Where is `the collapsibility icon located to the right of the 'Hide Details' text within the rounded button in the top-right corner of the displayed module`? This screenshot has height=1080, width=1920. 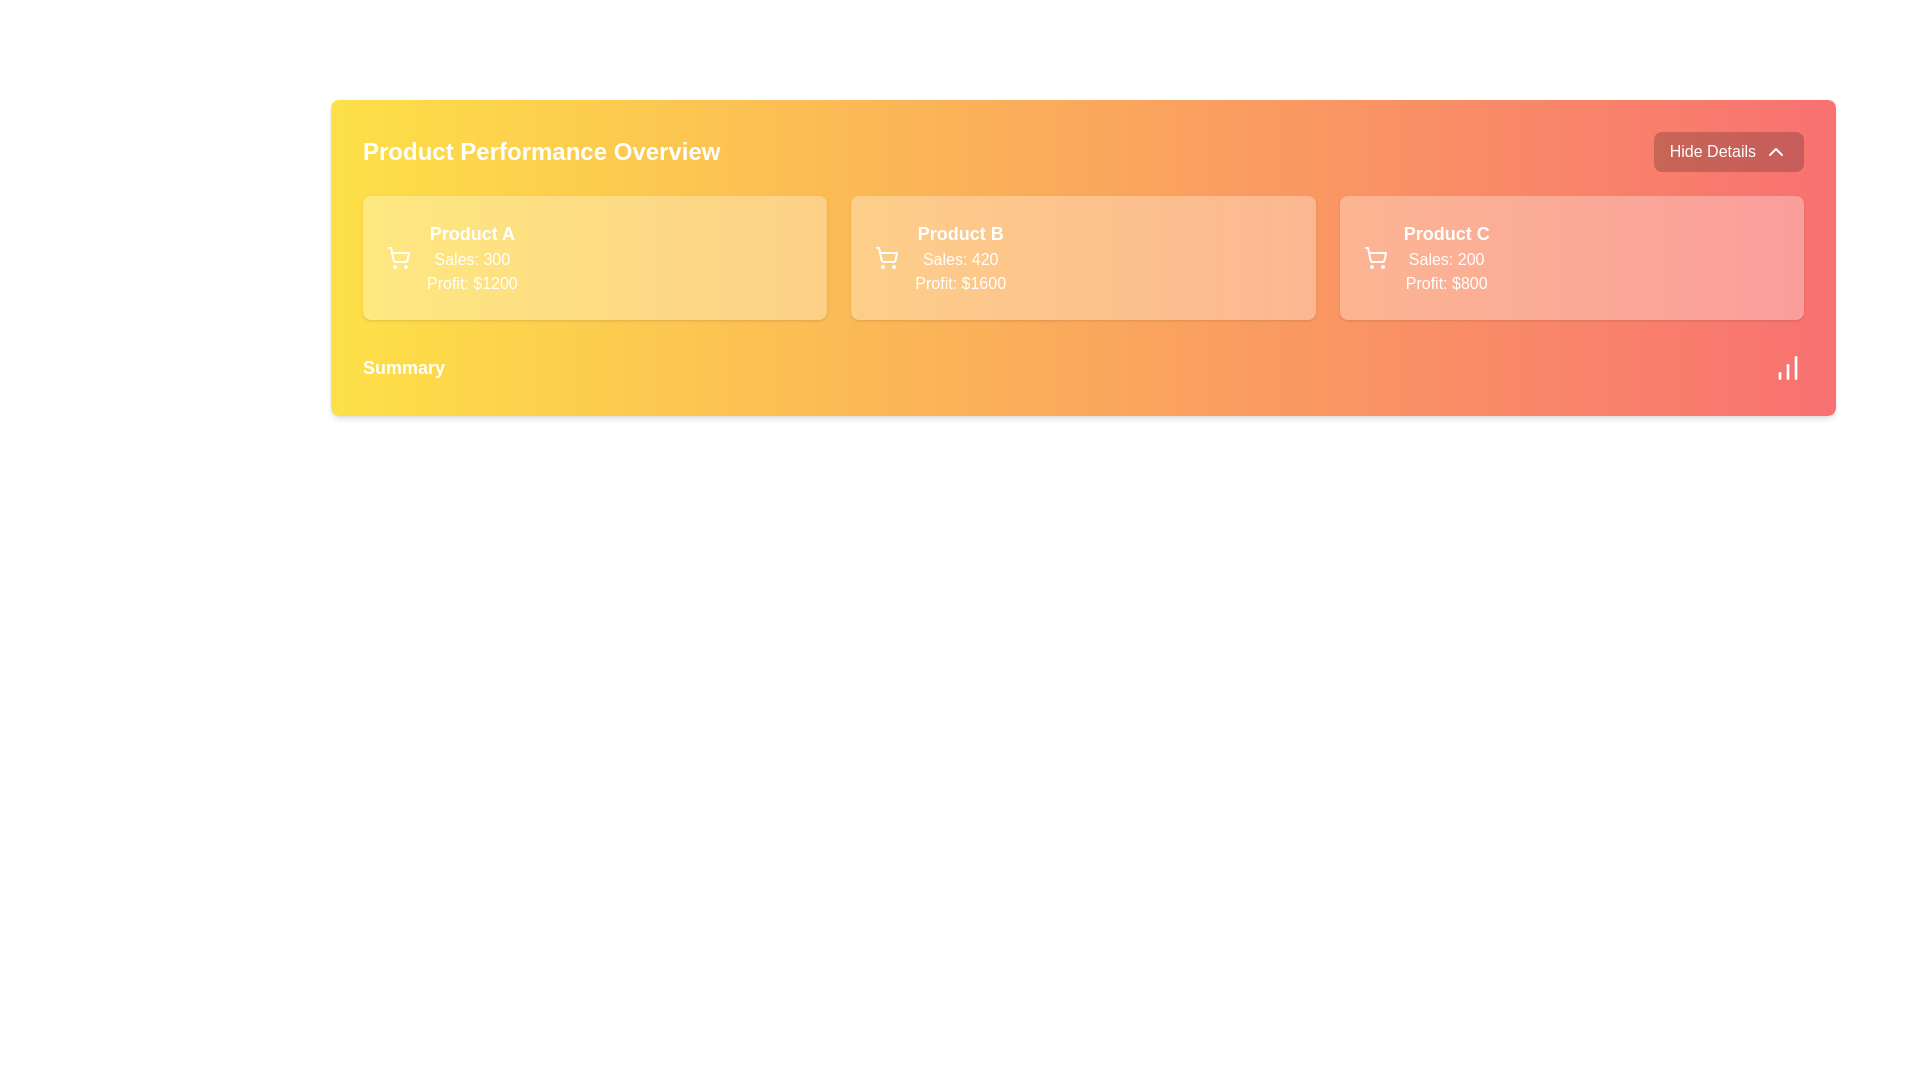
the collapsibility icon located to the right of the 'Hide Details' text within the rounded button in the top-right corner of the displayed module is located at coordinates (1776, 150).